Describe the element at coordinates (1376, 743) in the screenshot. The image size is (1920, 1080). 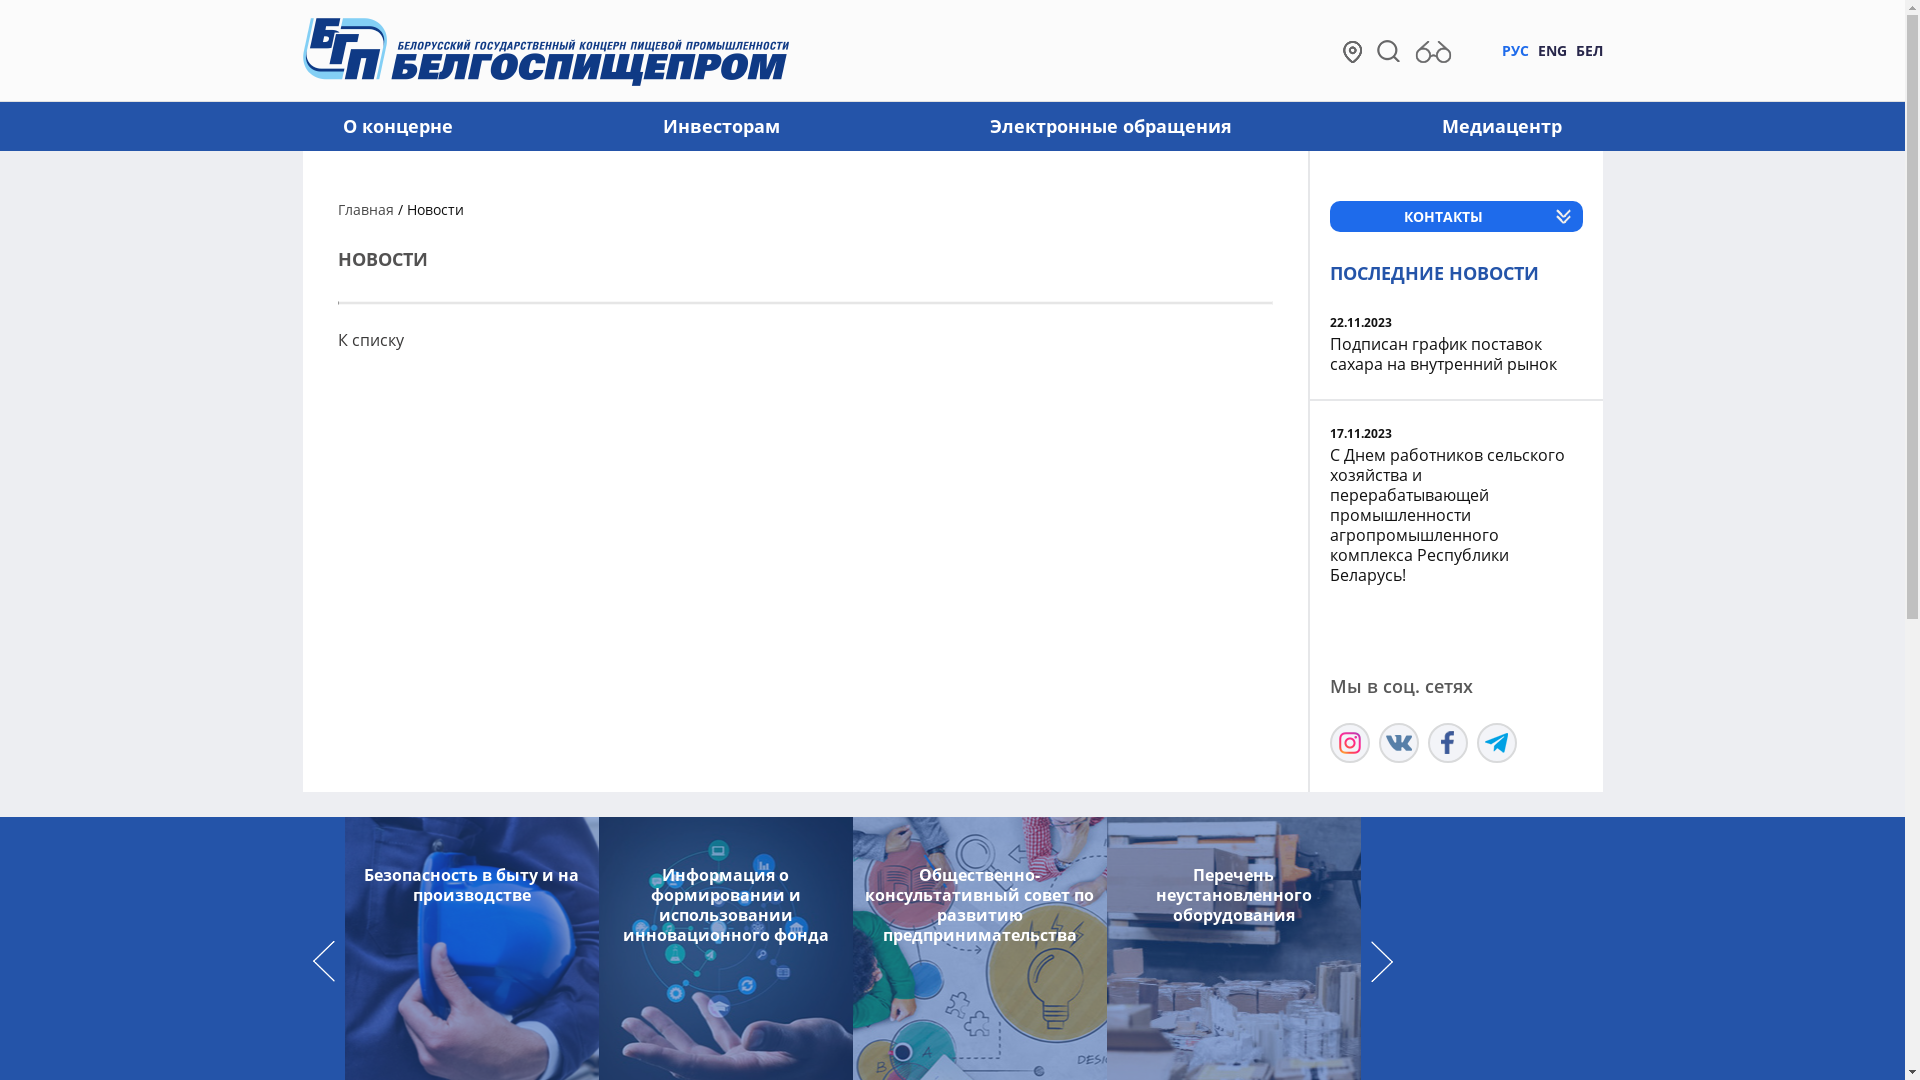
I see `'Vk'` at that location.